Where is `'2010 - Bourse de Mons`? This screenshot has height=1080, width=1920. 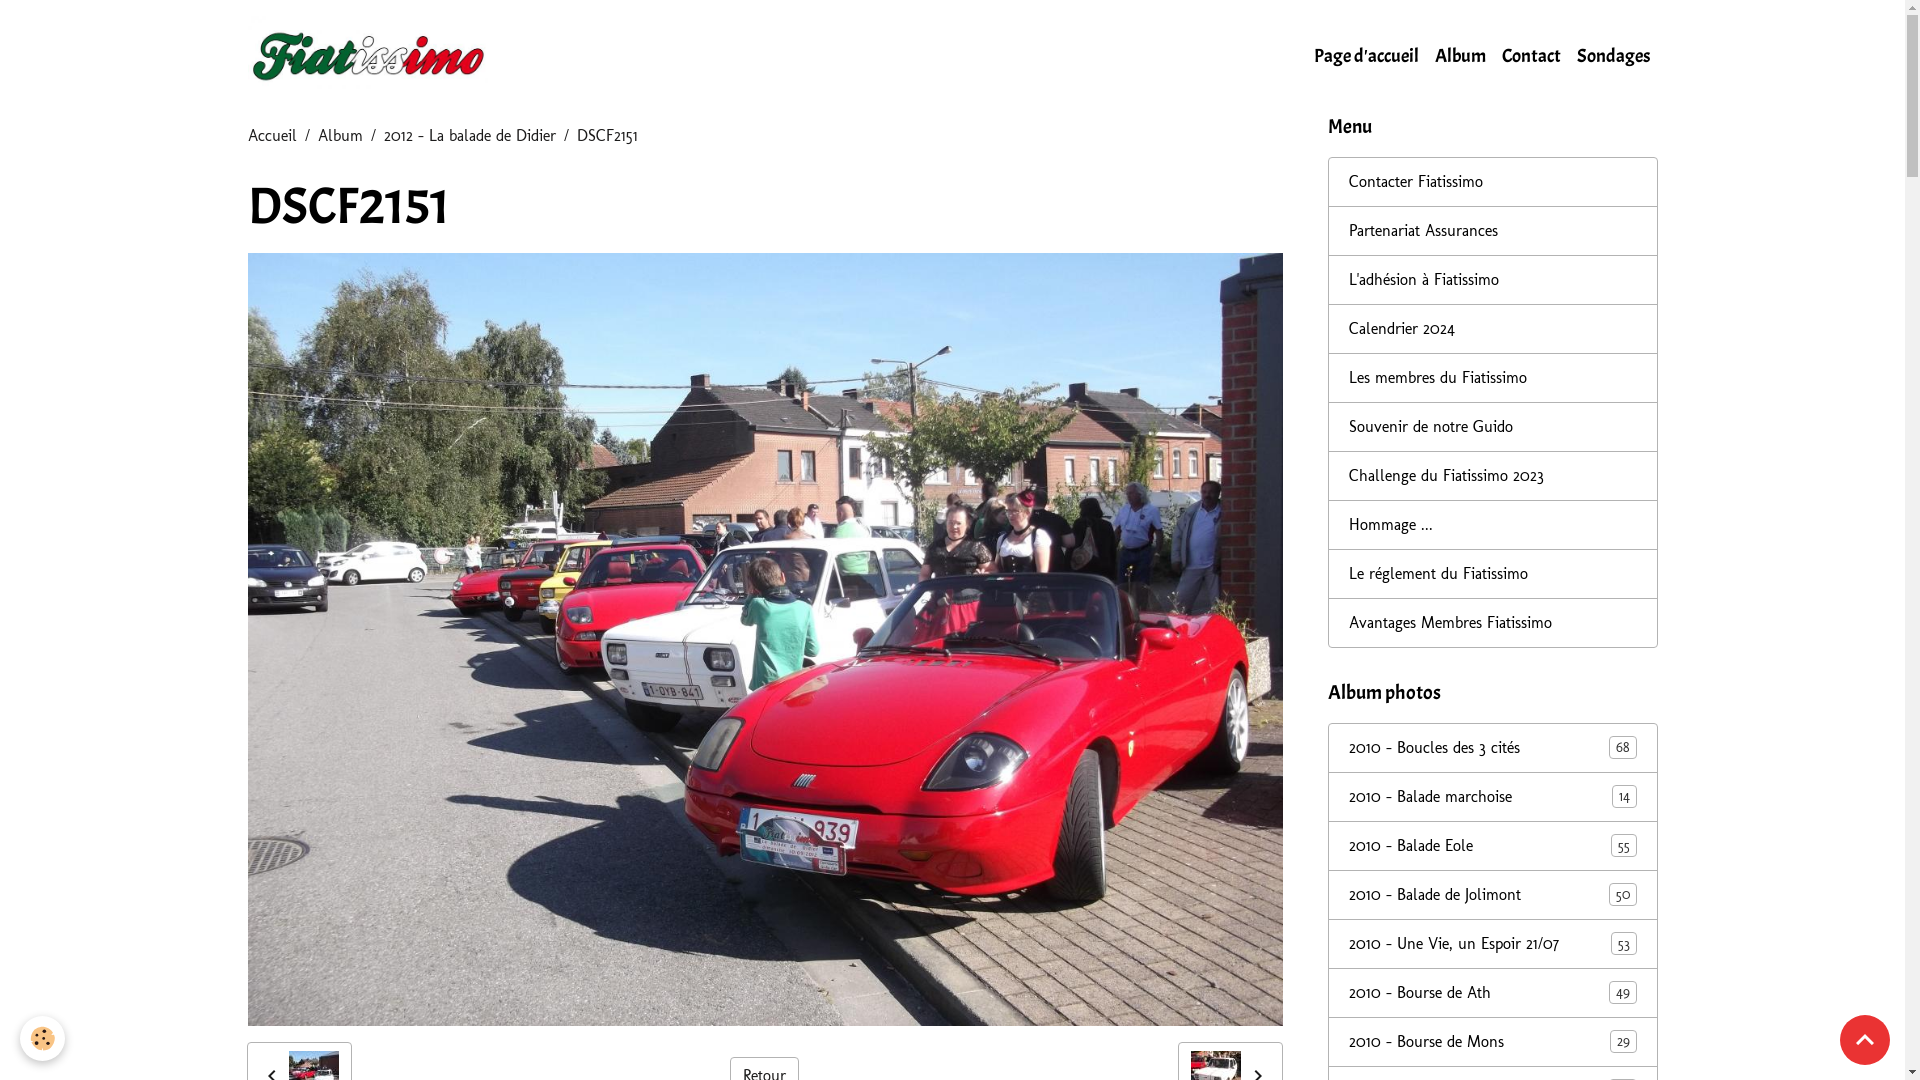 '2010 - Bourse de Mons is located at coordinates (1492, 1040).